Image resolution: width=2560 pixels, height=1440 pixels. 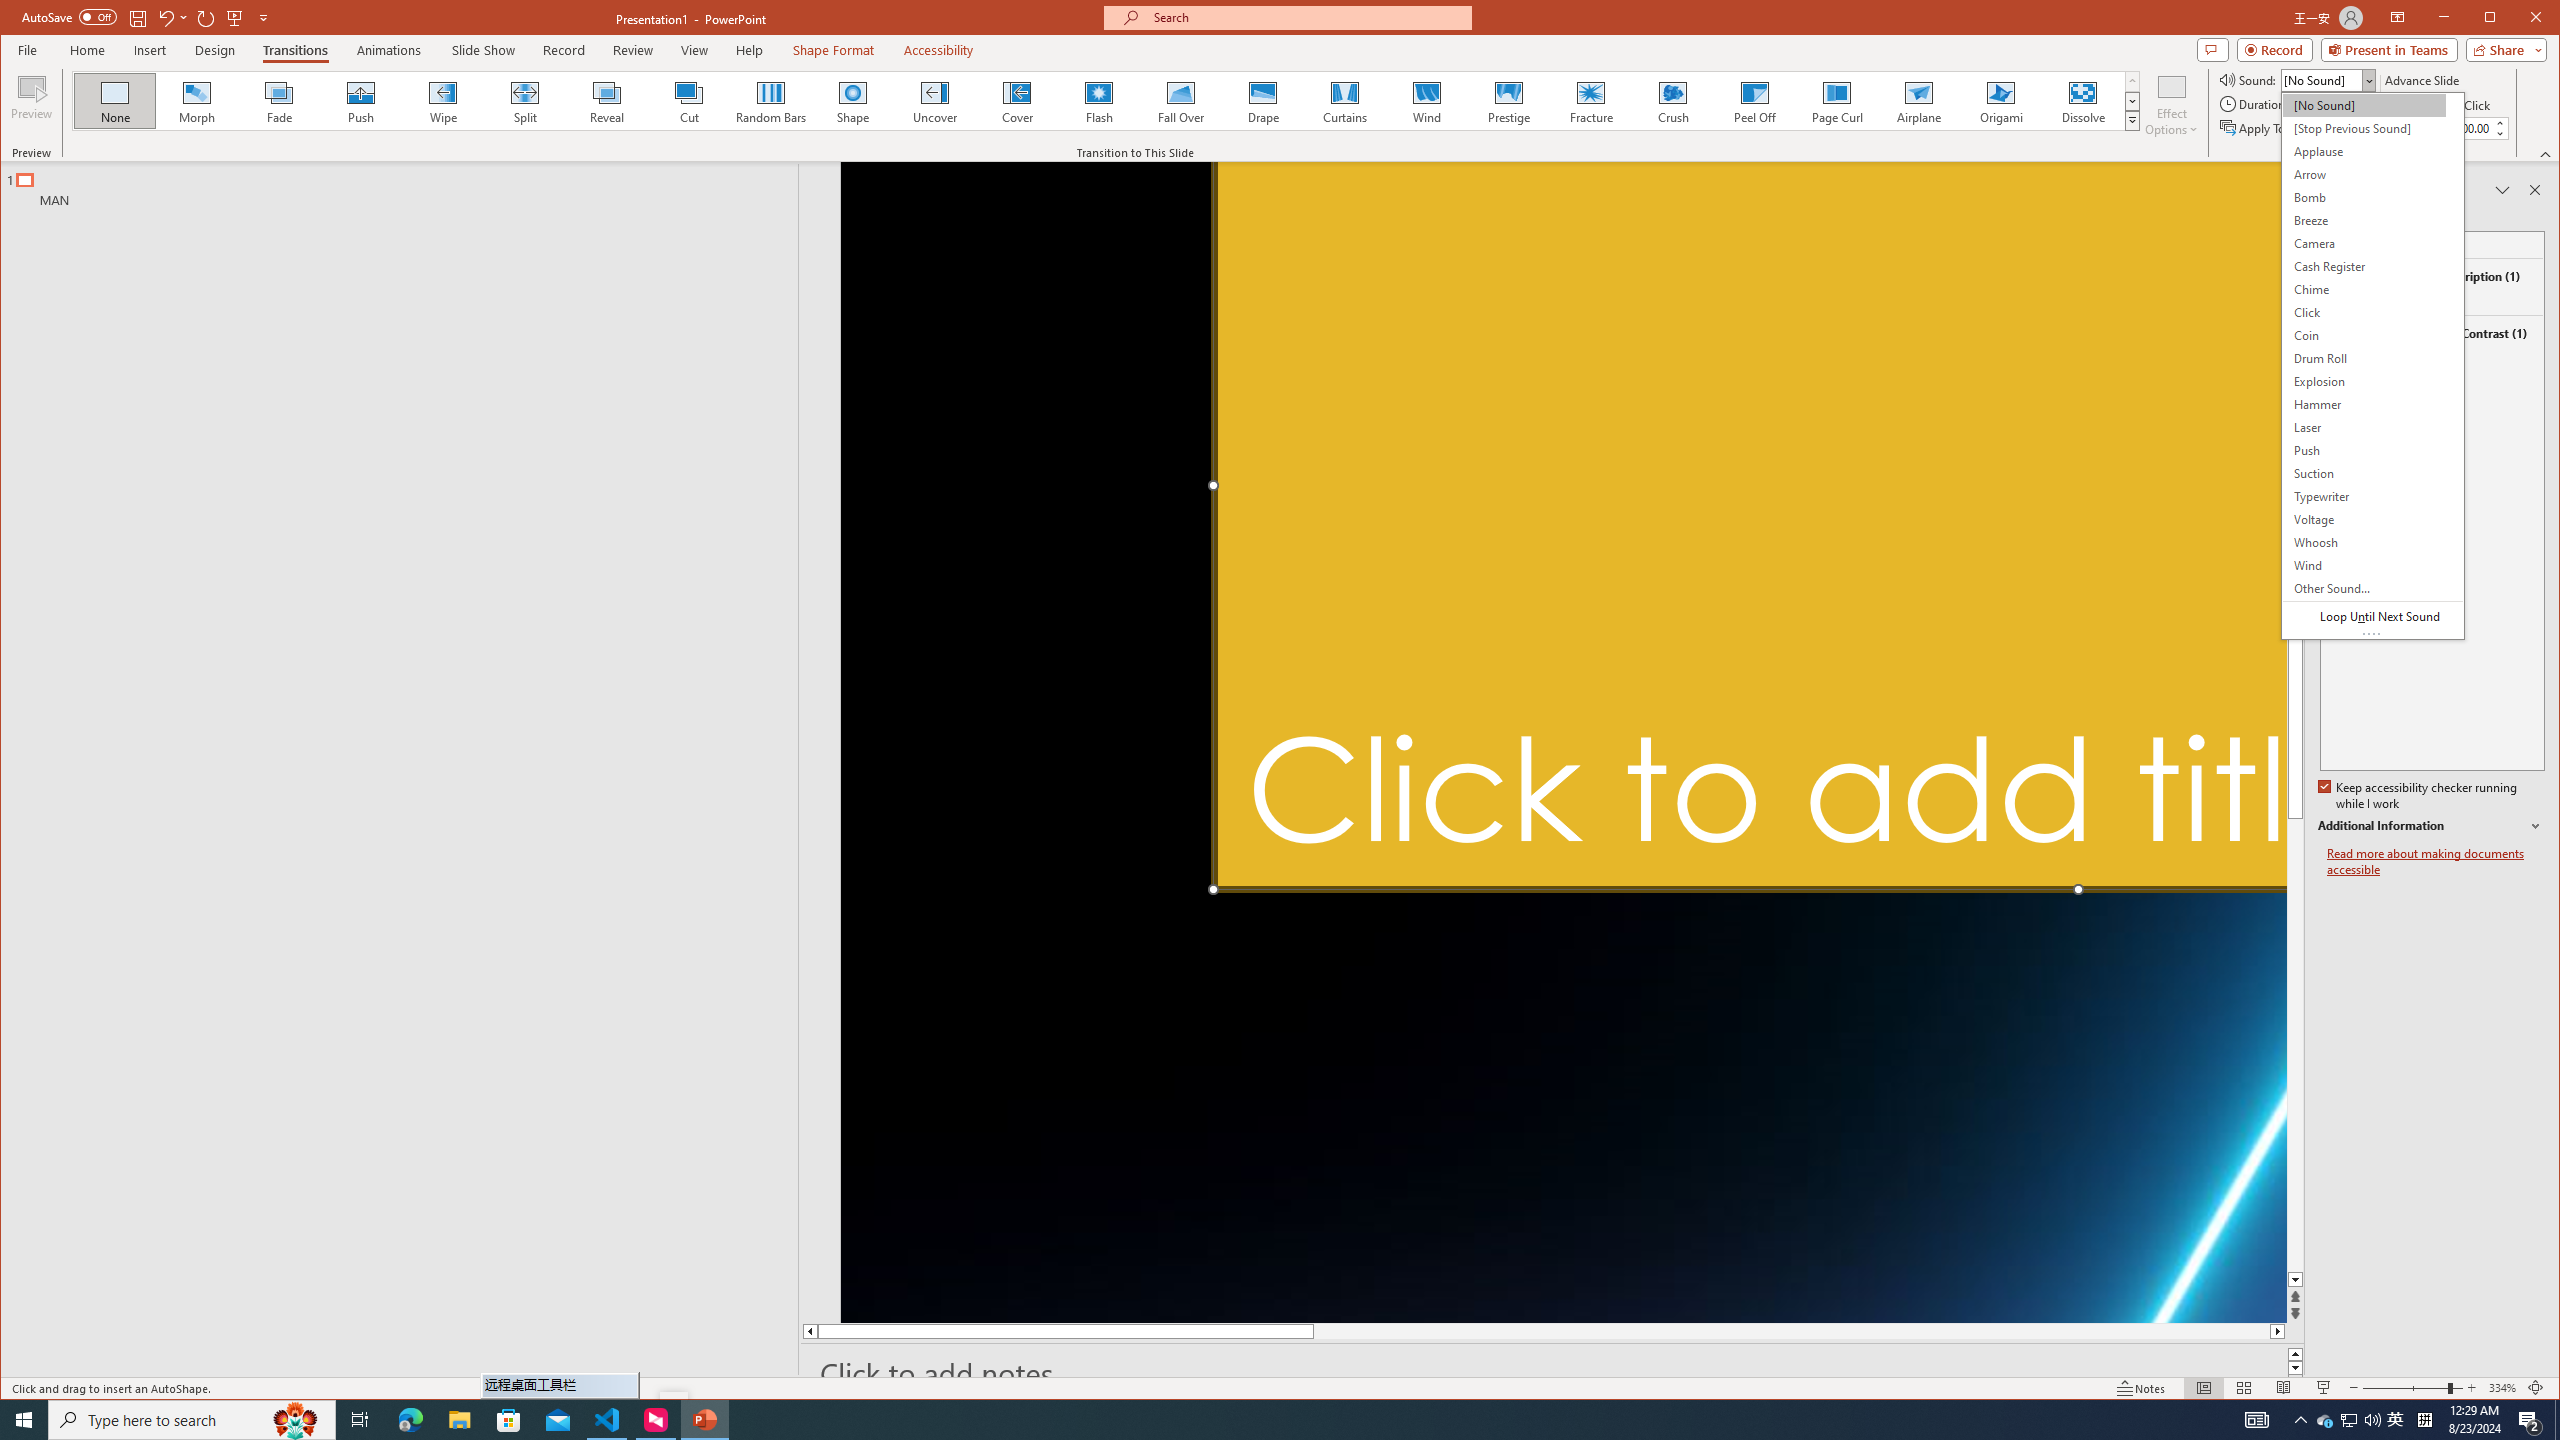 I want to click on 'Type here to search', so click(x=191, y=1418).